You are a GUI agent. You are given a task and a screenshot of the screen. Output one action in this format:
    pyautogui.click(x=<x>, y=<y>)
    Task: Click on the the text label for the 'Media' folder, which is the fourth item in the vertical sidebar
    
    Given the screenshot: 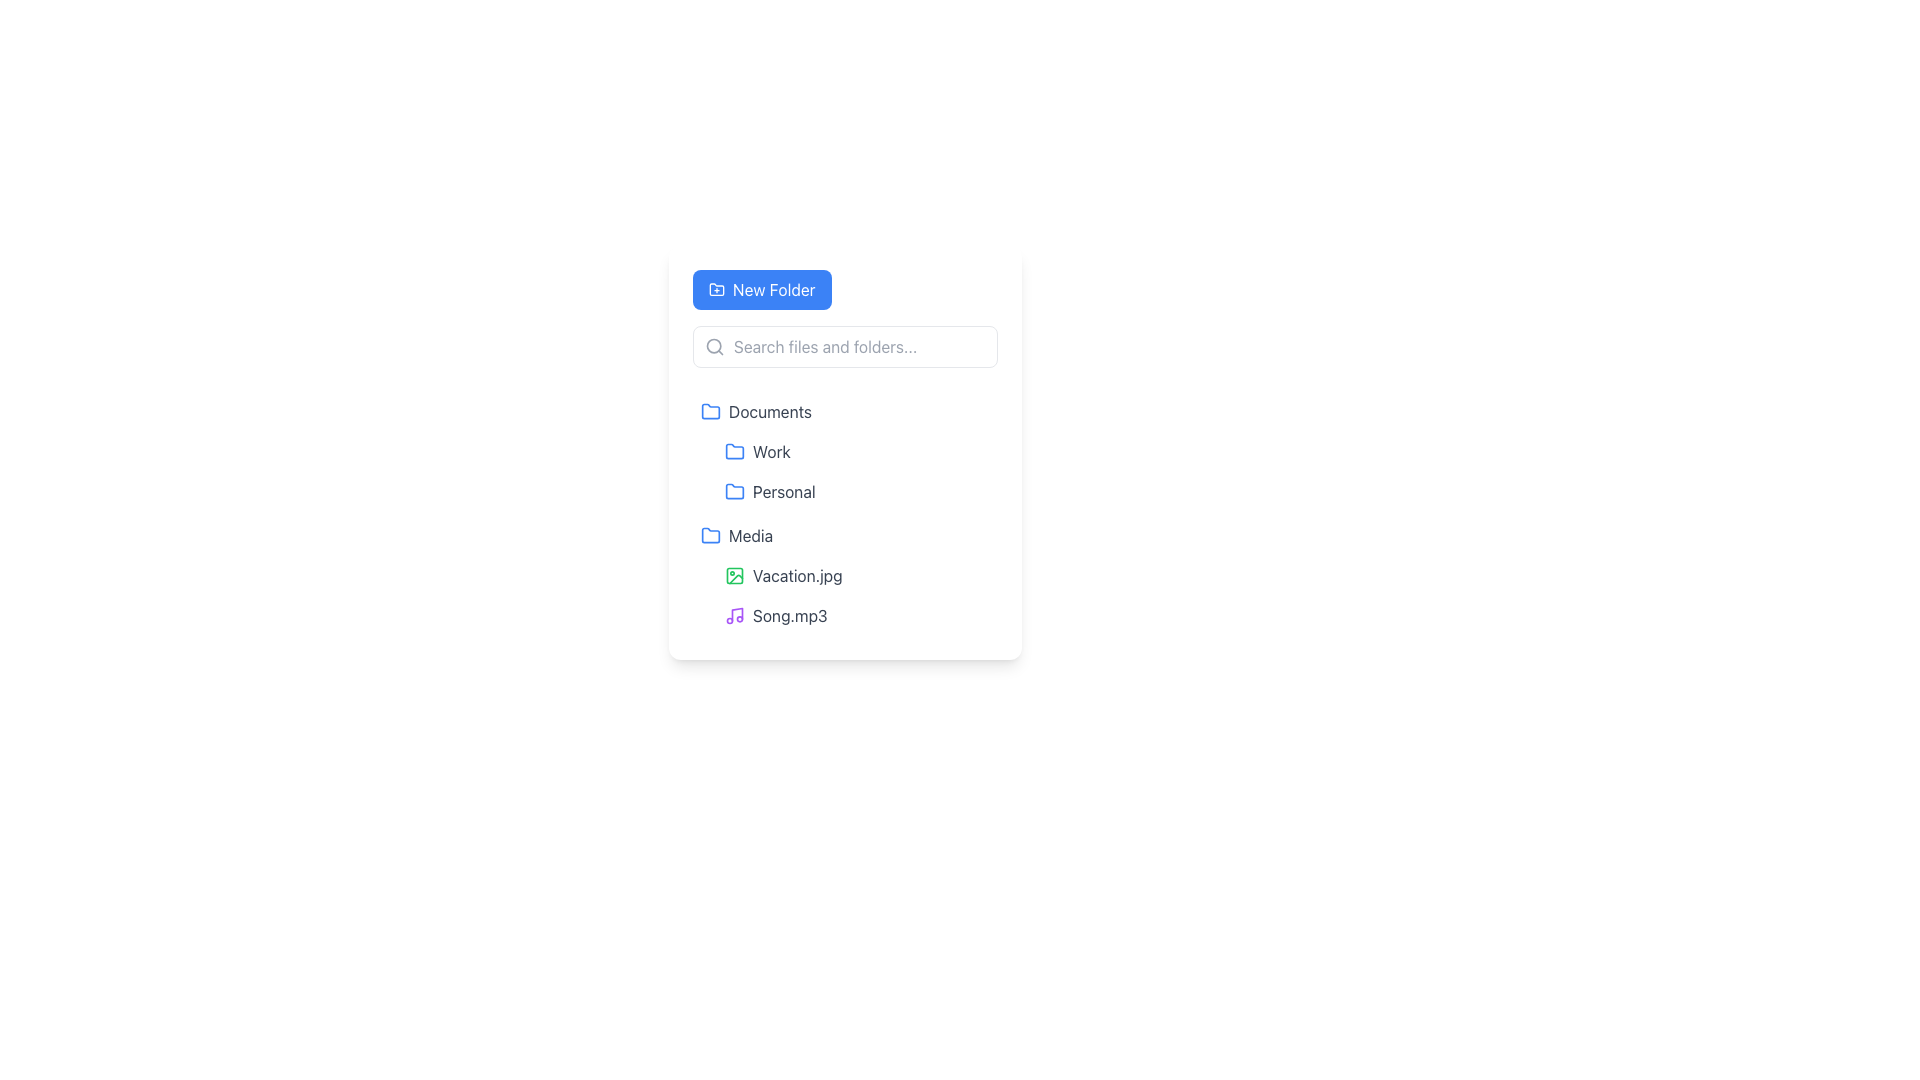 What is the action you would take?
    pyautogui.click(x=750, y=535)
    